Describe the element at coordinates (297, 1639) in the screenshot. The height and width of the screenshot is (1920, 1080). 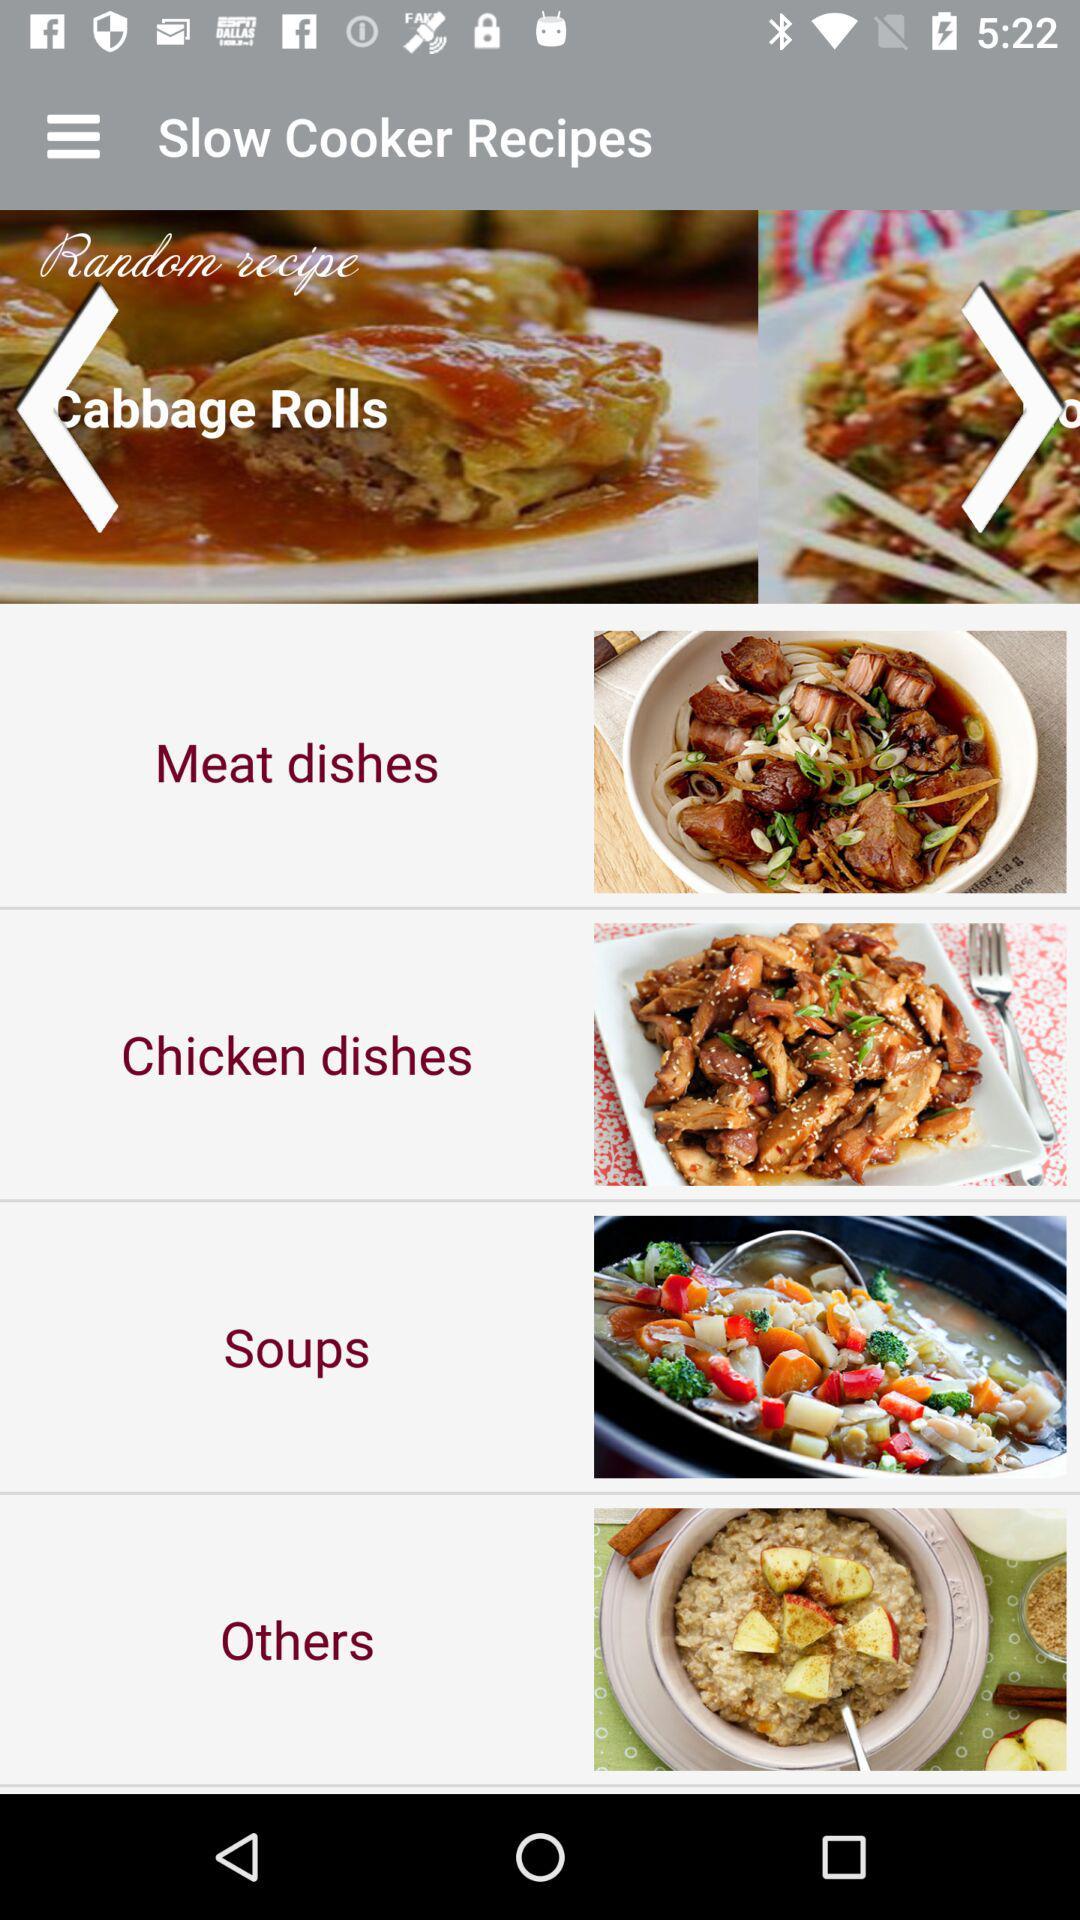
I see `the others icon` at that location.